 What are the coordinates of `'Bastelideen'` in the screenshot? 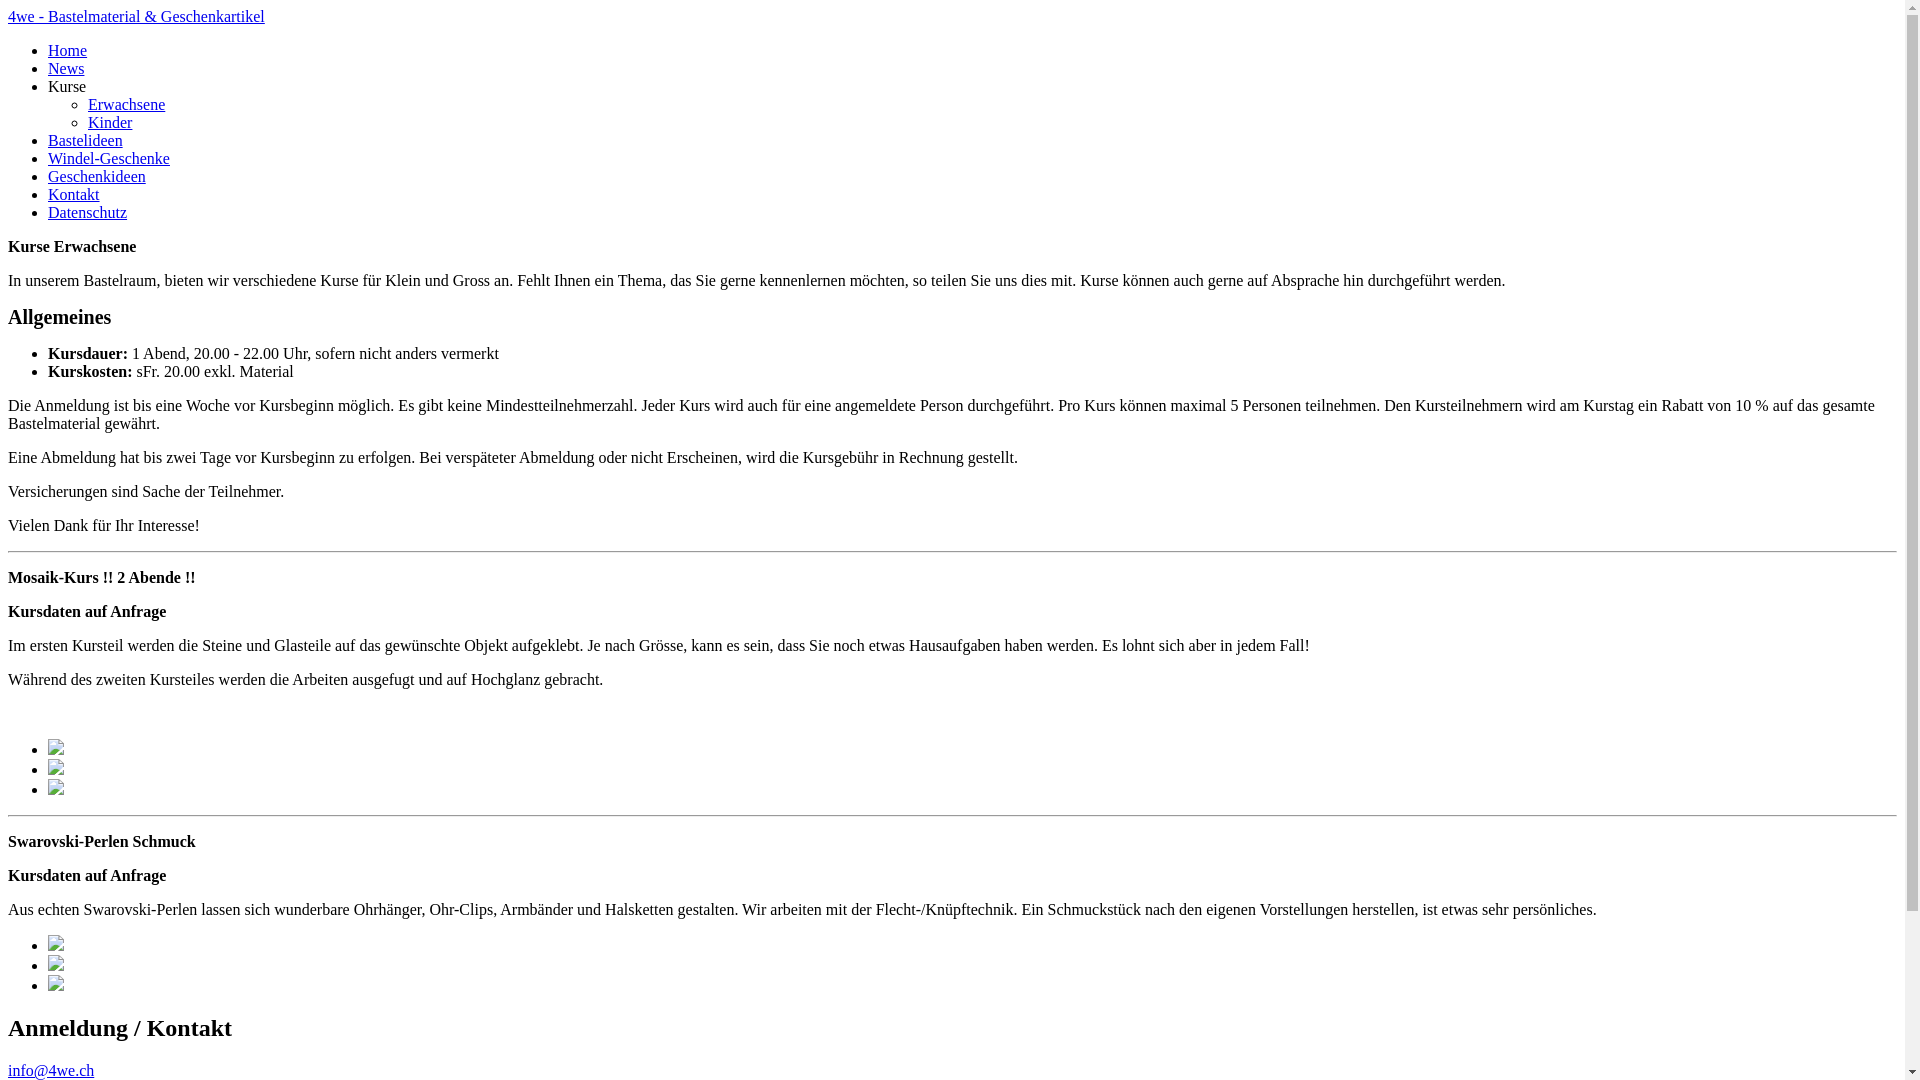 It's located at (84, 139).